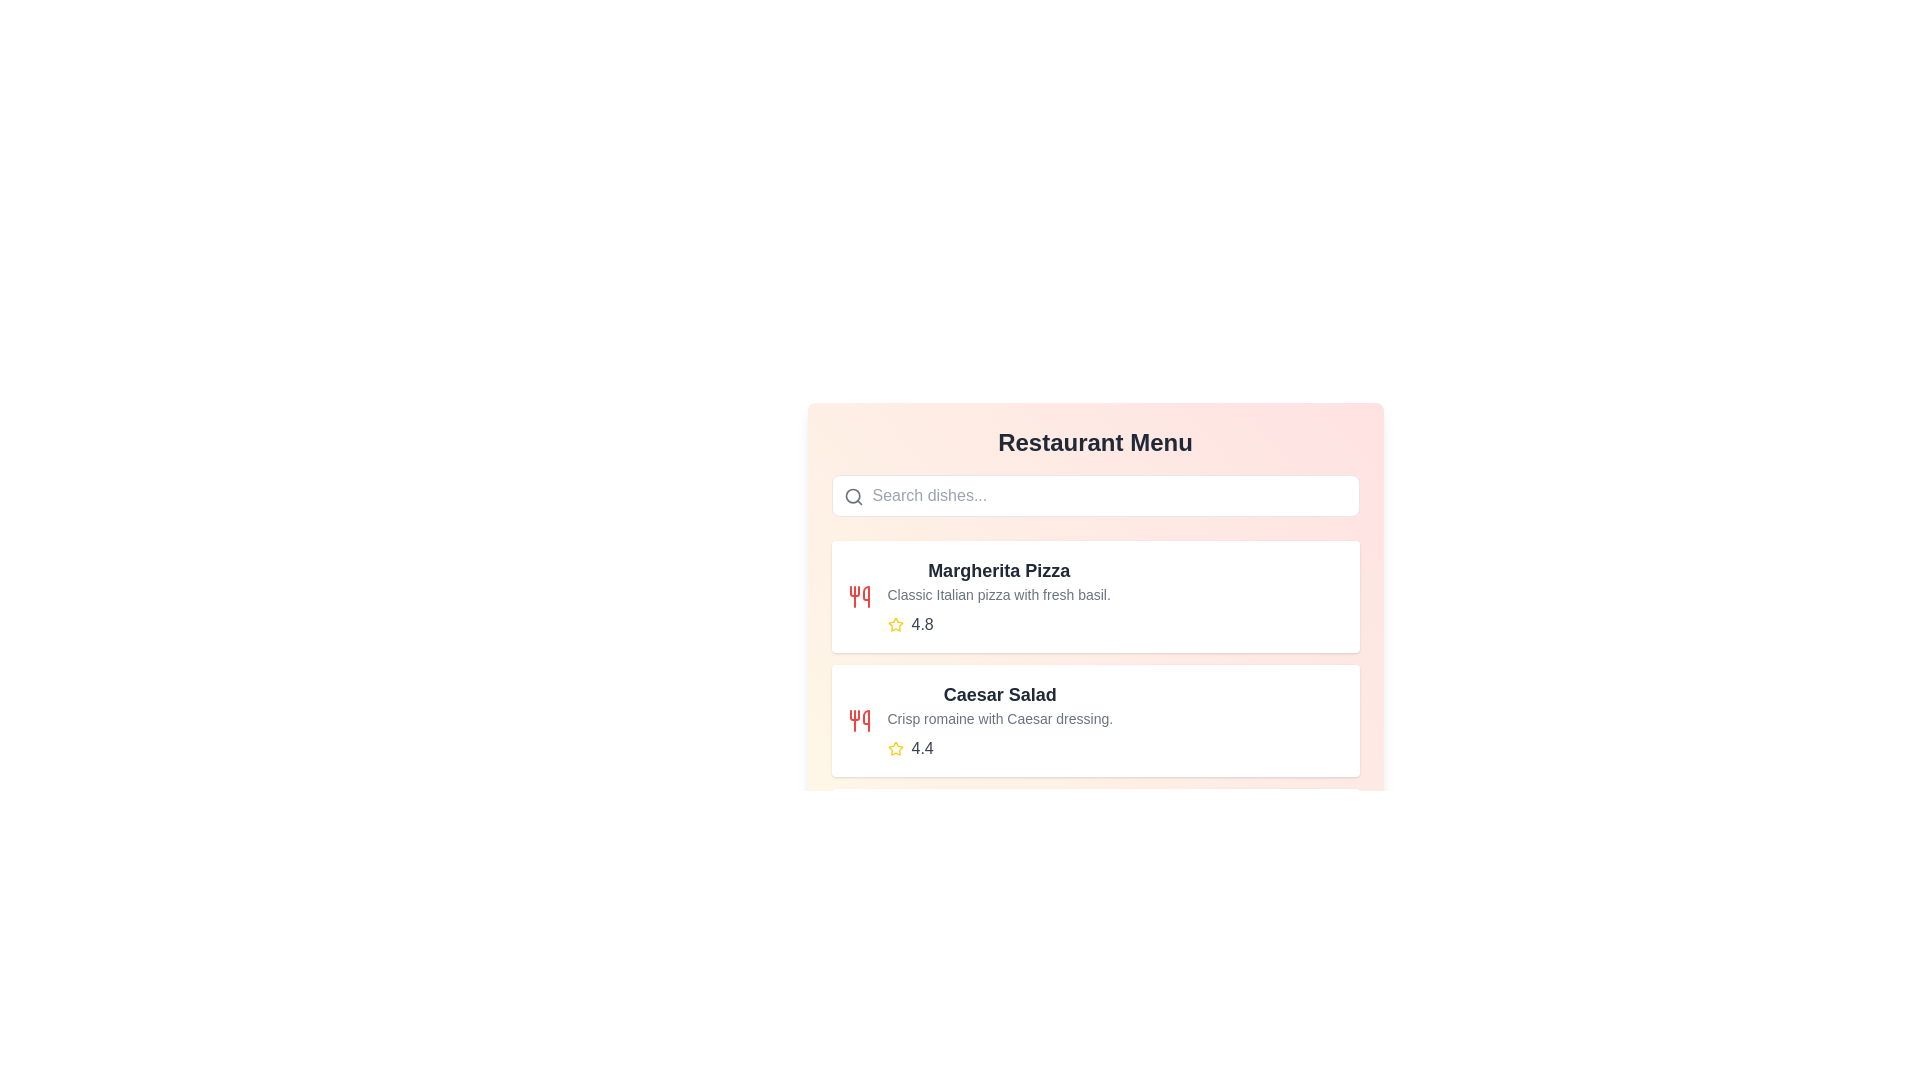 This screenshot has height=1080, width=1920. Describe the element at coordinates (854, 590) in the screenshot. I see `the left stem of the utensil icon, which is a short vertical line positioned on the leftmost side of the 'Margherita Pizza' item in the menu list` at that location.